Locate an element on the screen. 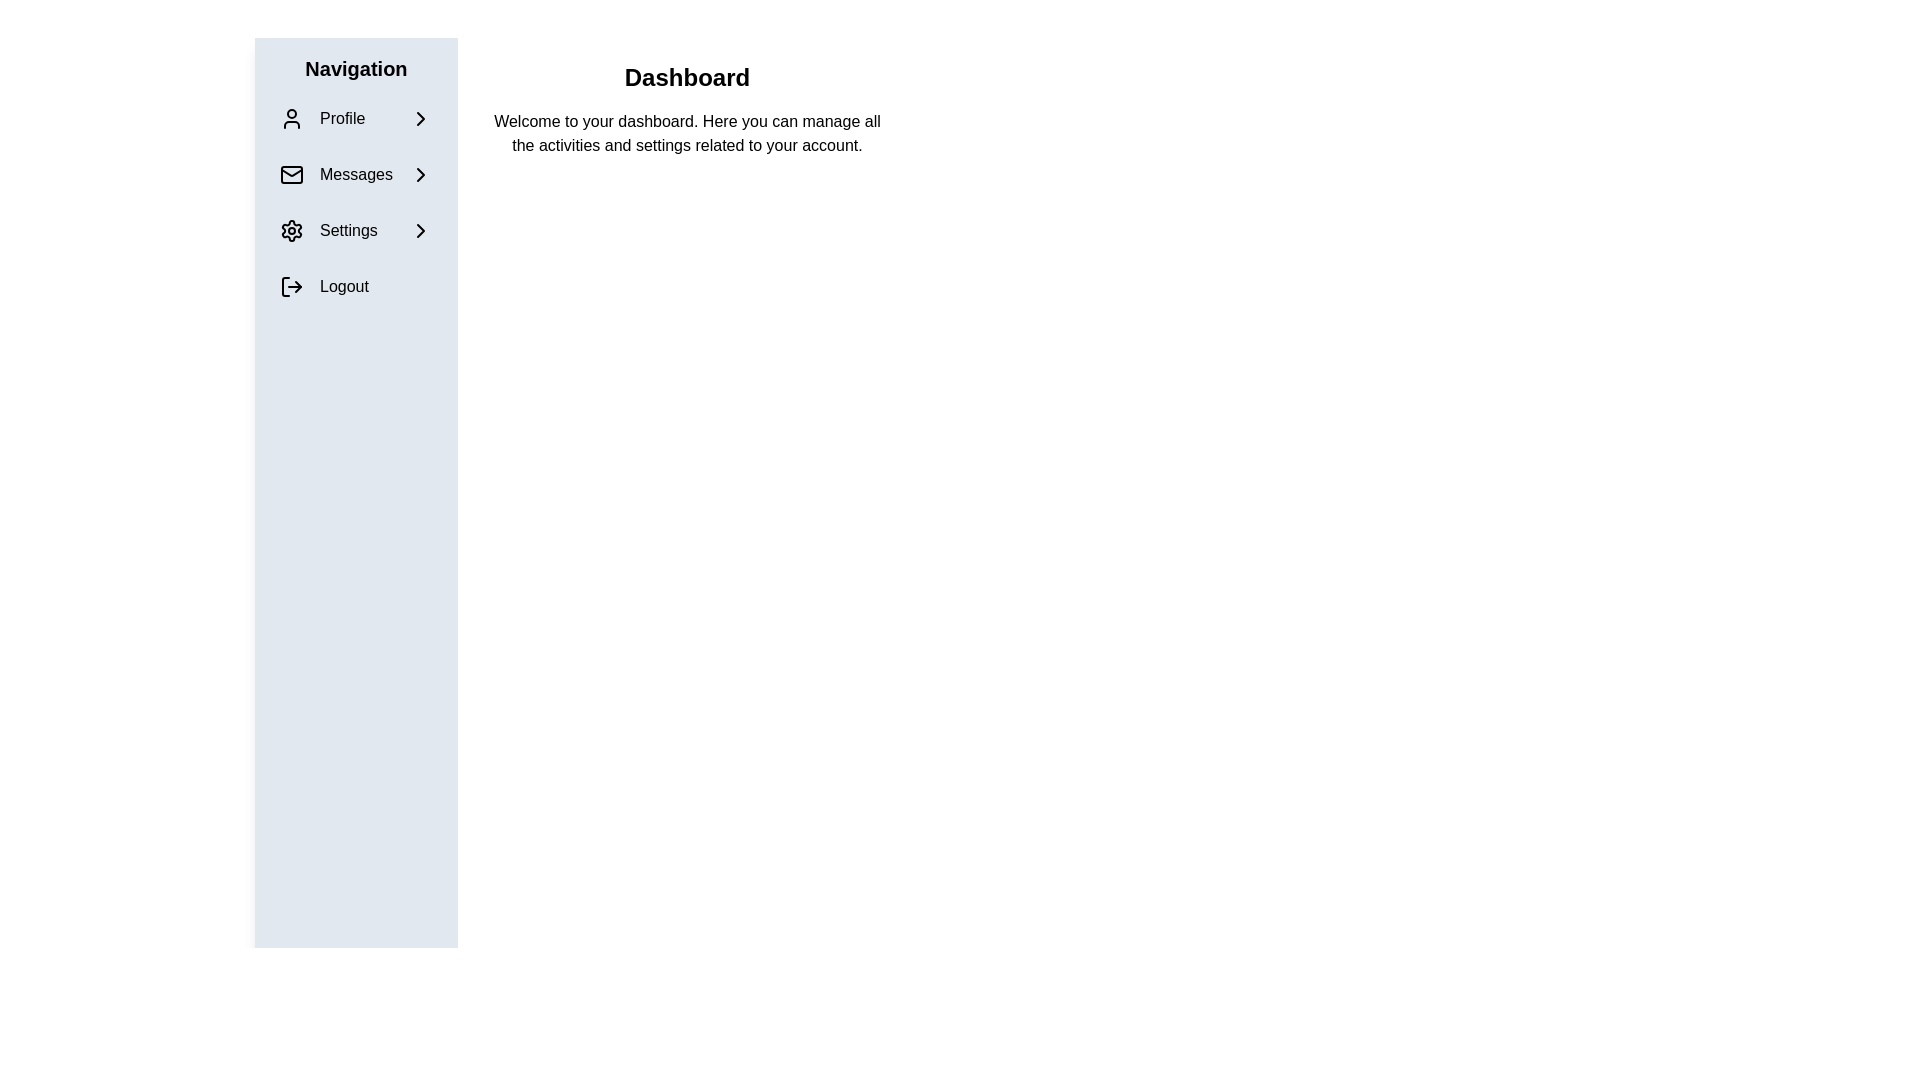 The height and width of the screenshot is (1080, 1920). the text block that reads 'Welcome to your dashboard. Here you can manage all the activities and settings related to your account.', which is located below the 'Dashboard' header is located at coordinates (687, 134).